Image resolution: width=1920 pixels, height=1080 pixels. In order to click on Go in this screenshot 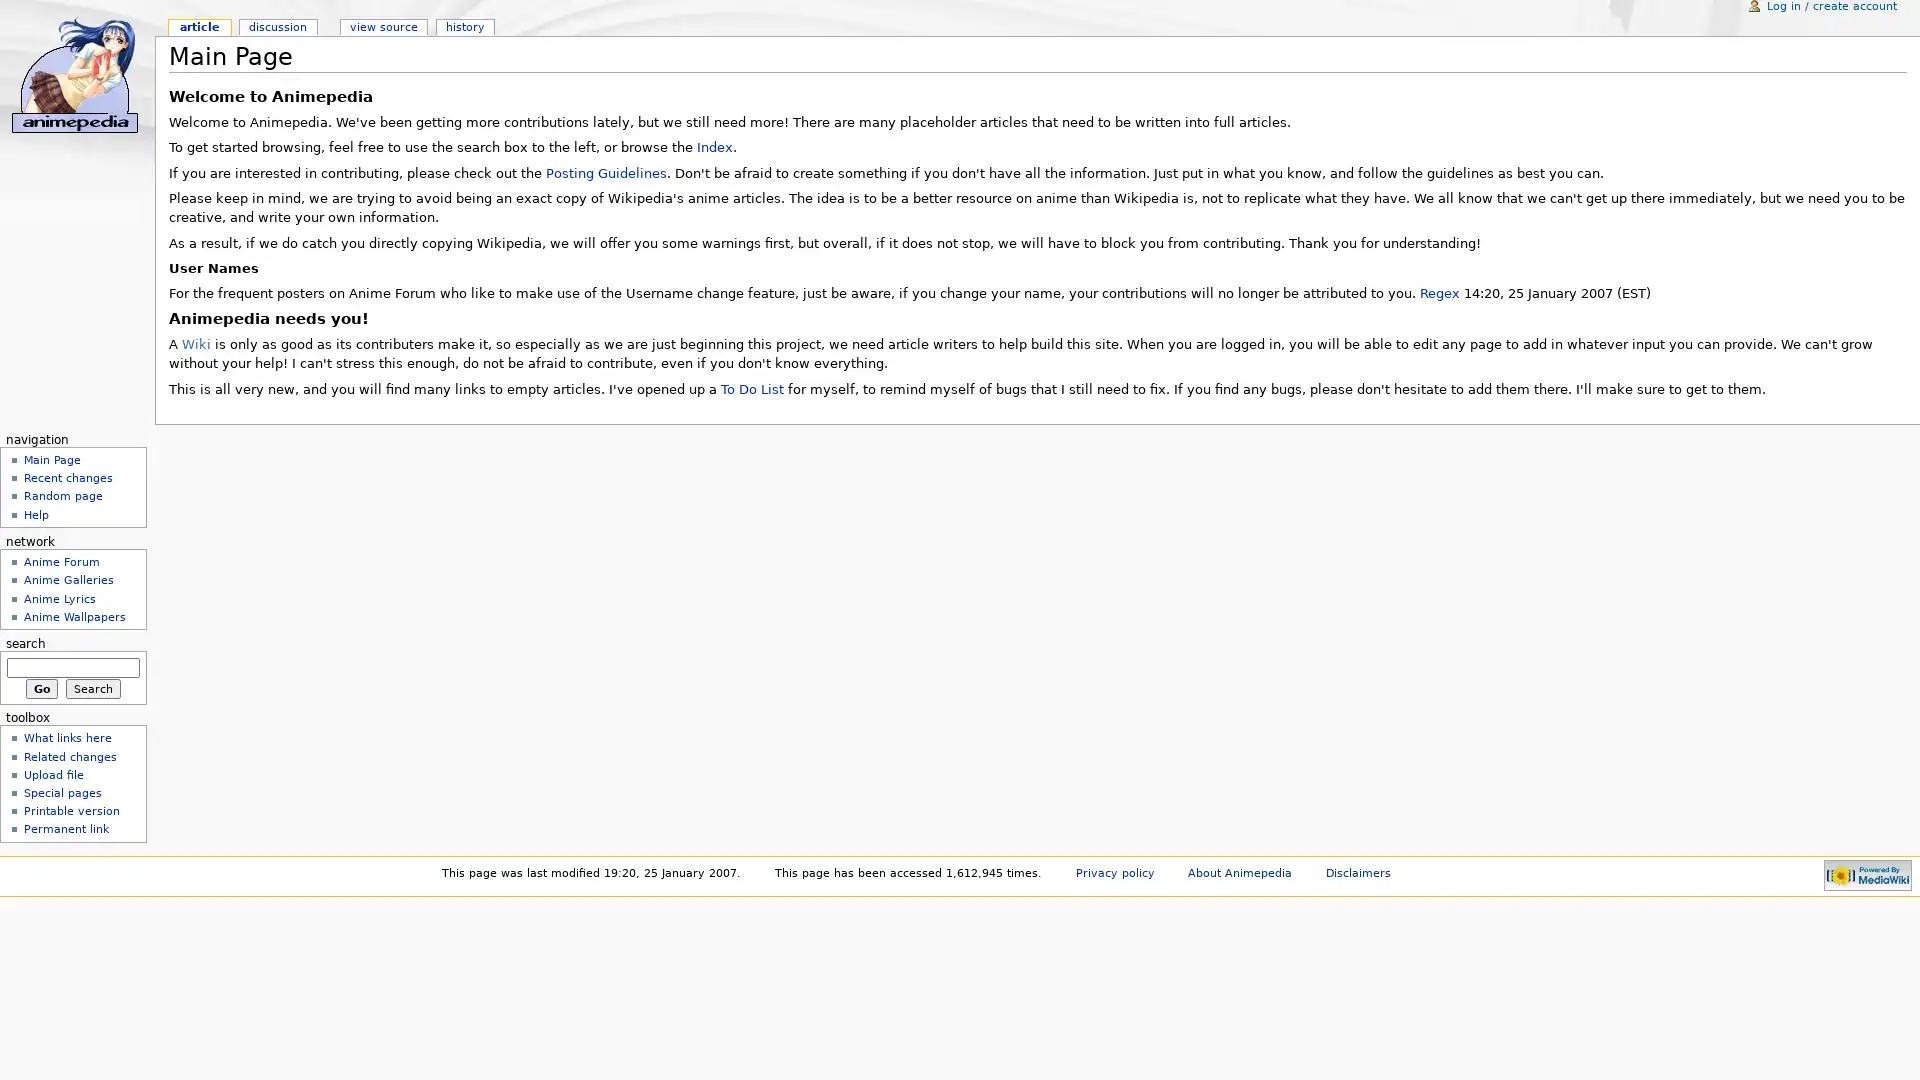, I will do `click(41, 686)`.